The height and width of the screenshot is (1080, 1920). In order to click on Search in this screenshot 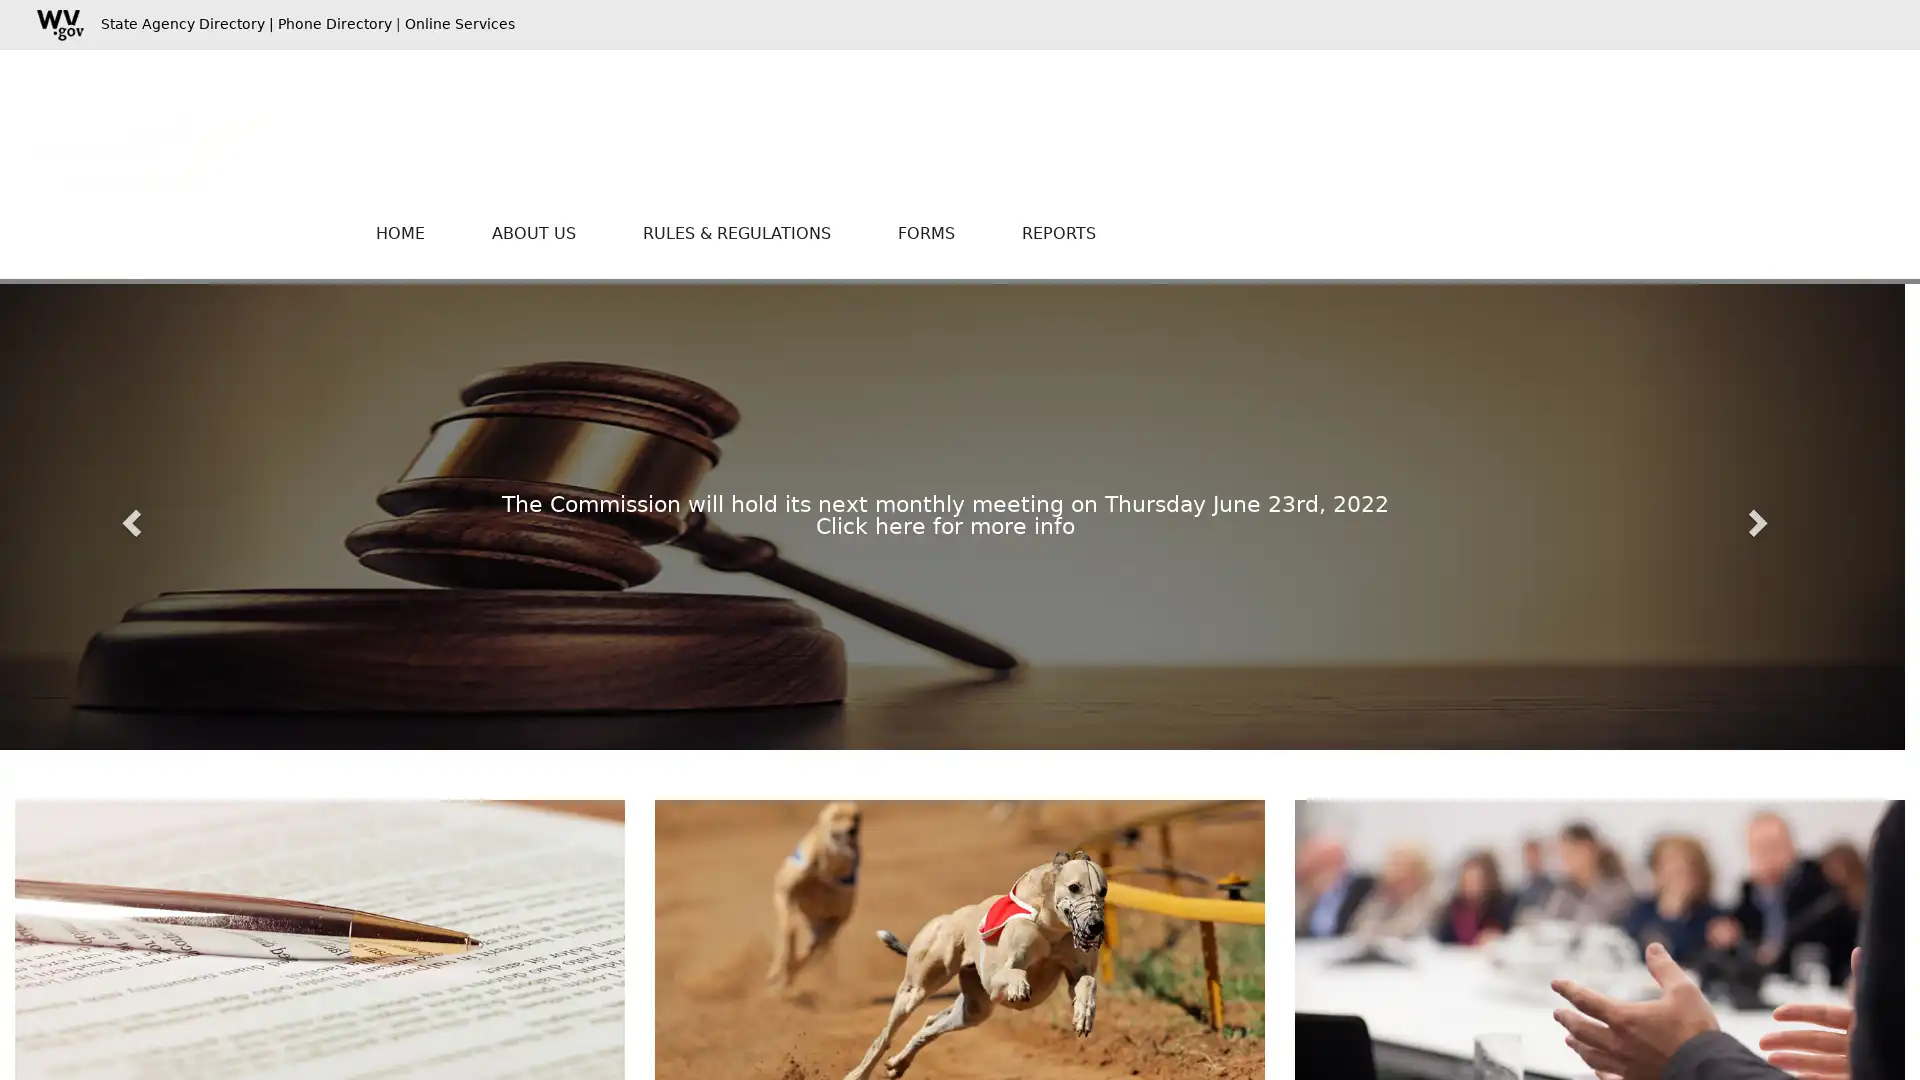, I will do `click(1703, 120)`.